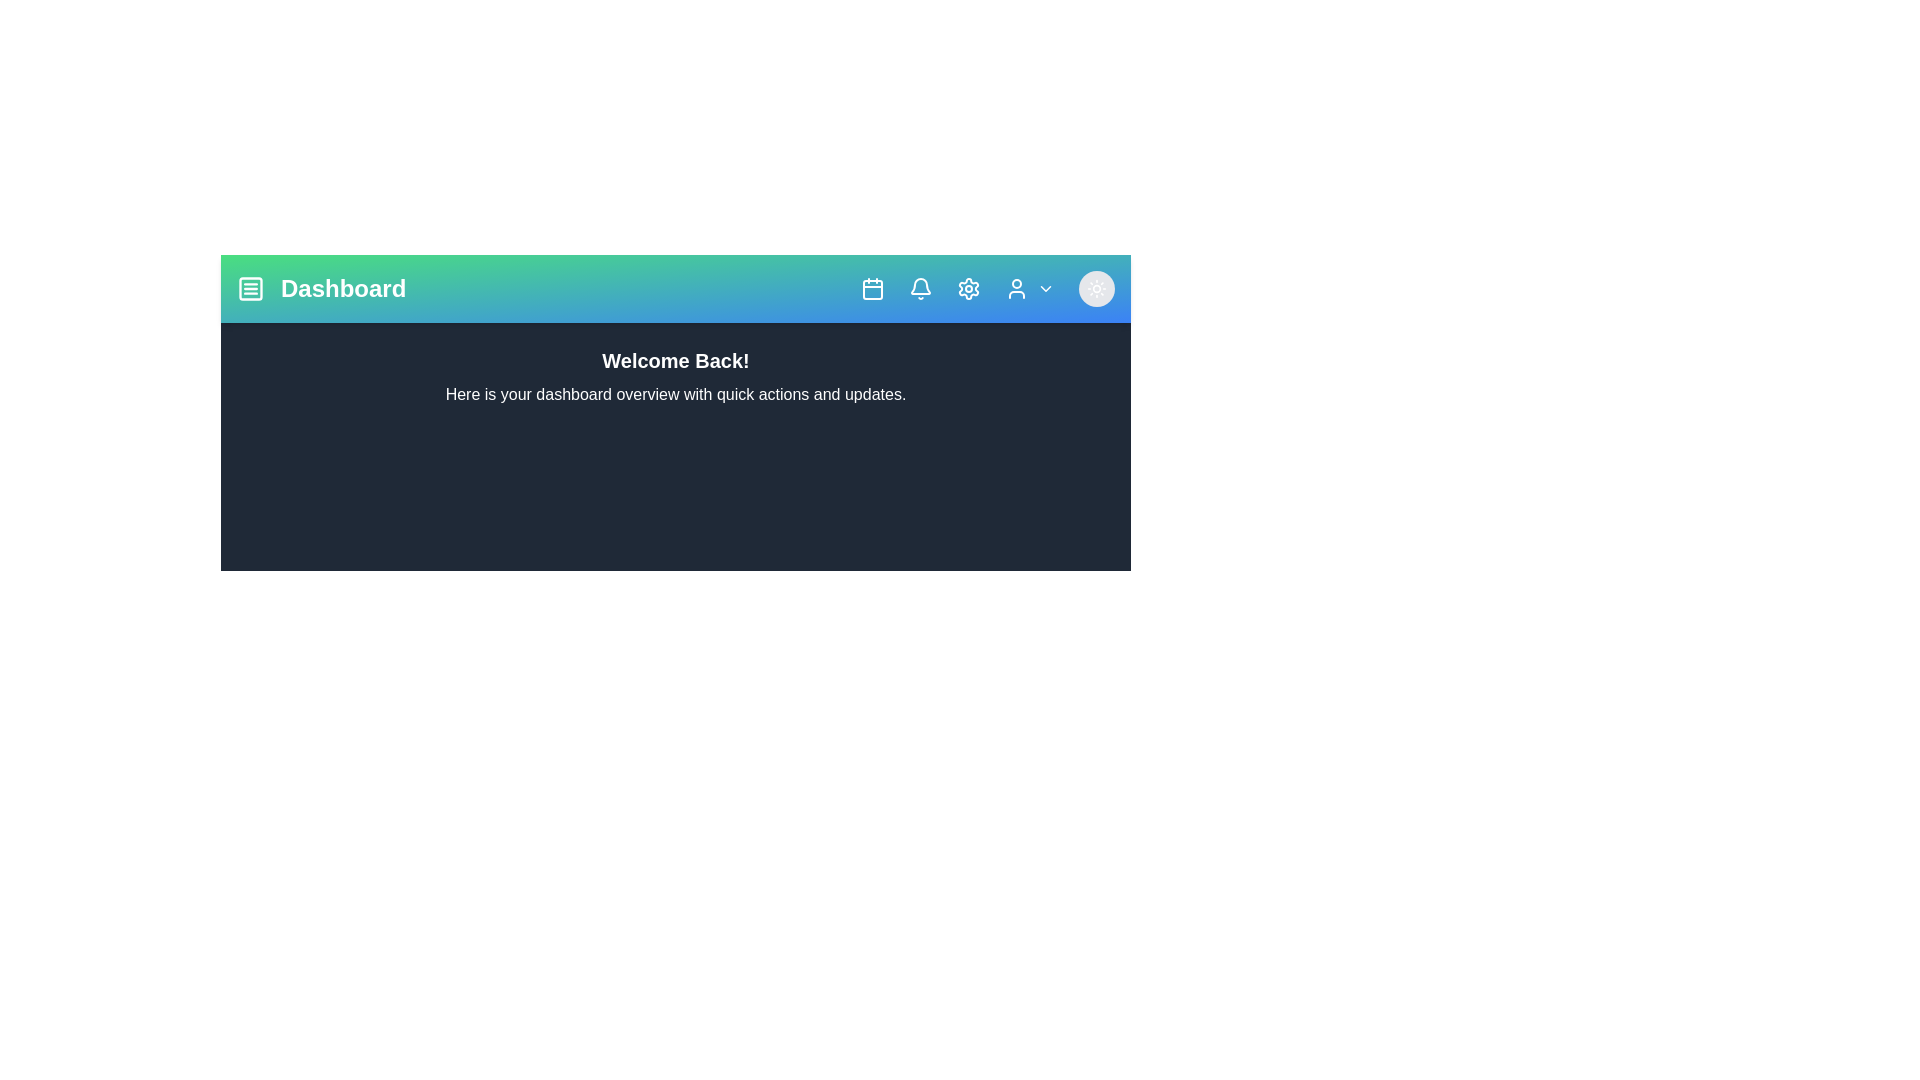  Describe the element at coordinates (1096, 289) in the screenshot. I see `the dark mode toggle button to switch between dark and light modes` at that location.